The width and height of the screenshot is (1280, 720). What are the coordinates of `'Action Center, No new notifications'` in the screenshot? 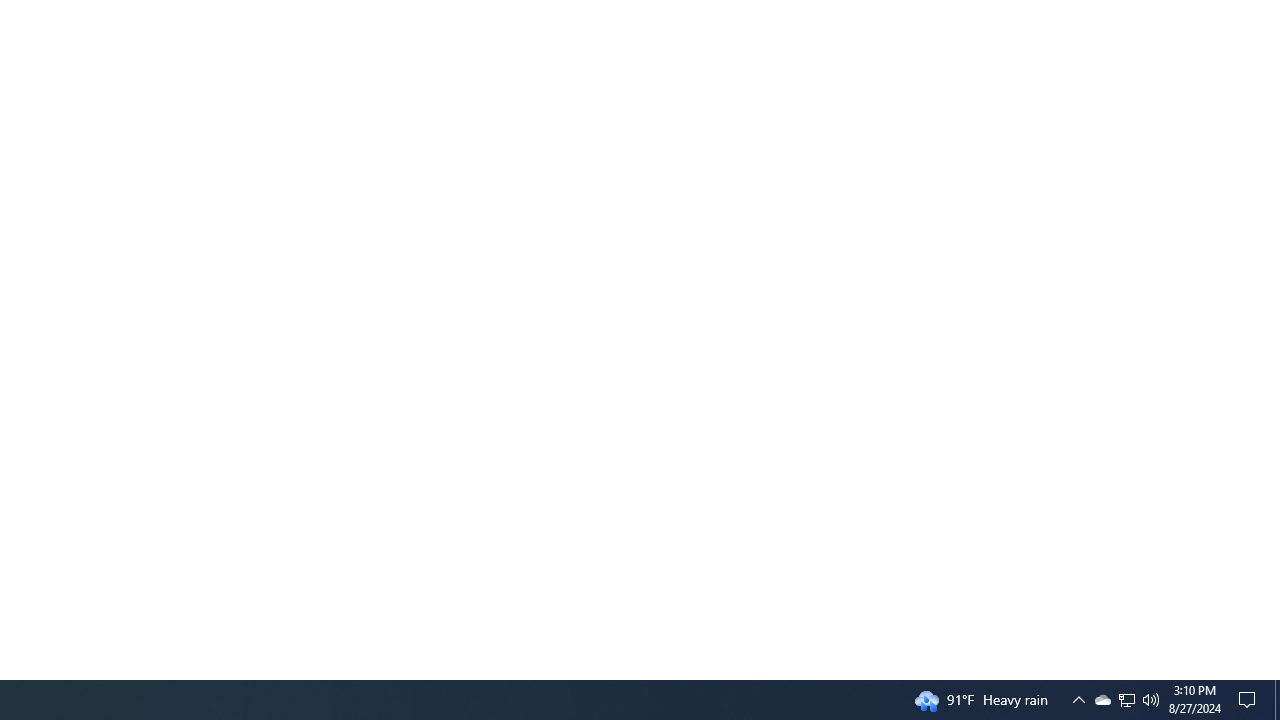 It's located at (1250, 698).